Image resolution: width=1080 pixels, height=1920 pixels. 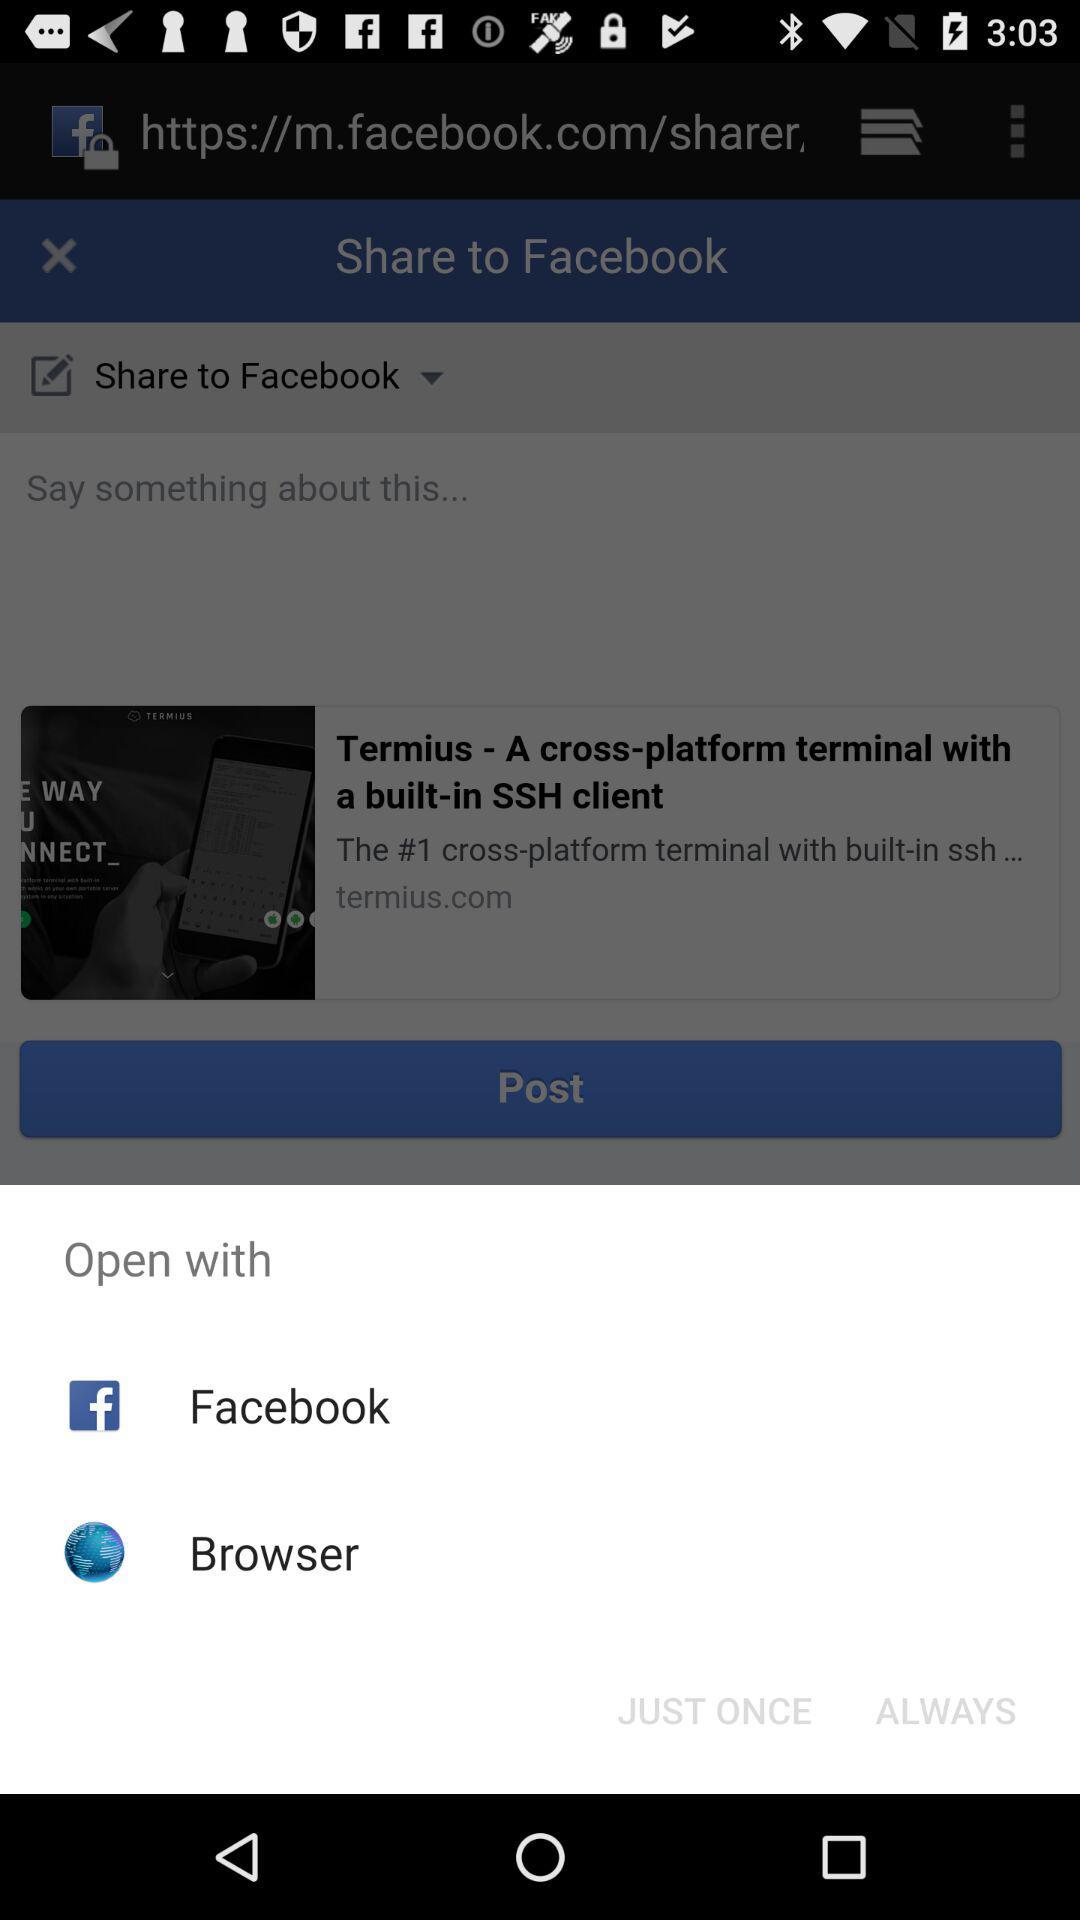 What do you see at coordinates (713, 1708) in the screenshot?
I see `item next to always button` at bounding box center [713, 1708].